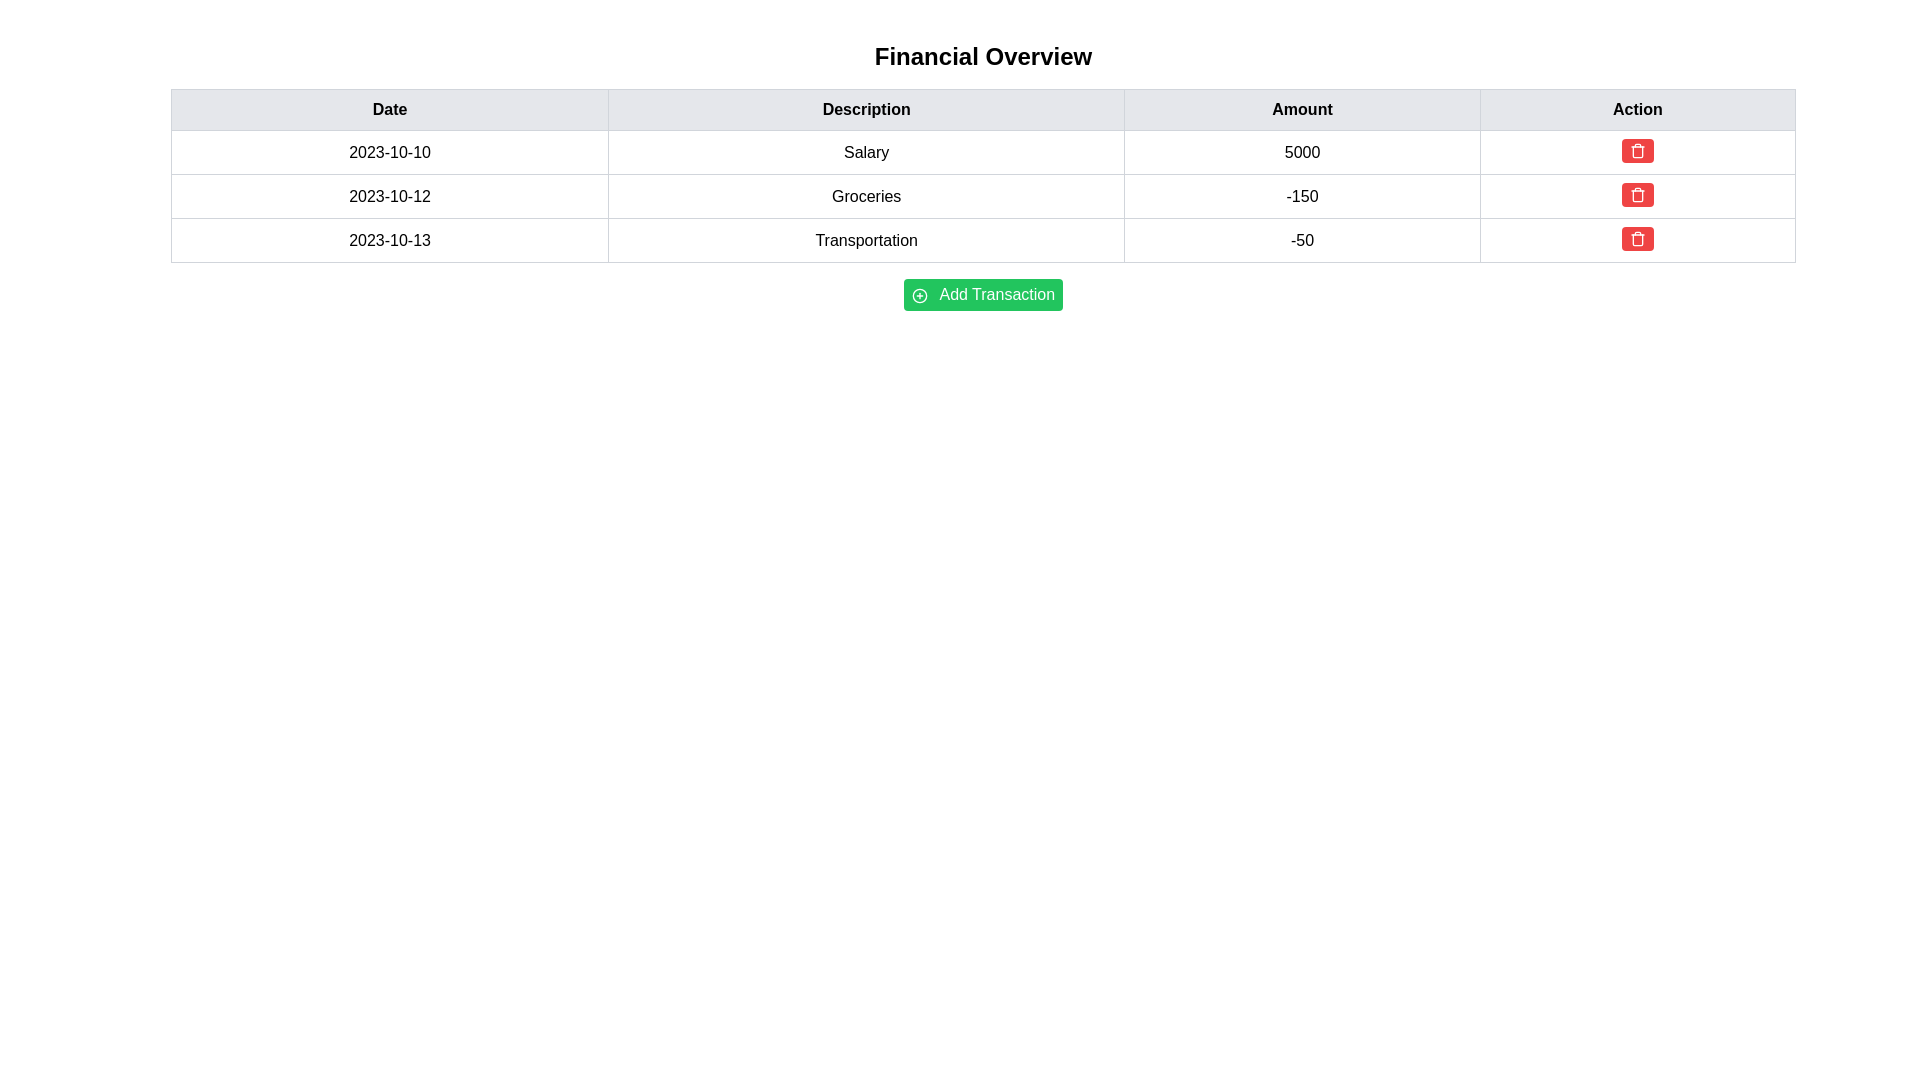 The image size is (1920, 1080). Describe the element at coordinates (983, 151) in the screenshot. I see `the tabular row displaying the financial data for the date '2023-10-10', description 'Salary', and amount '5000'` at that location.